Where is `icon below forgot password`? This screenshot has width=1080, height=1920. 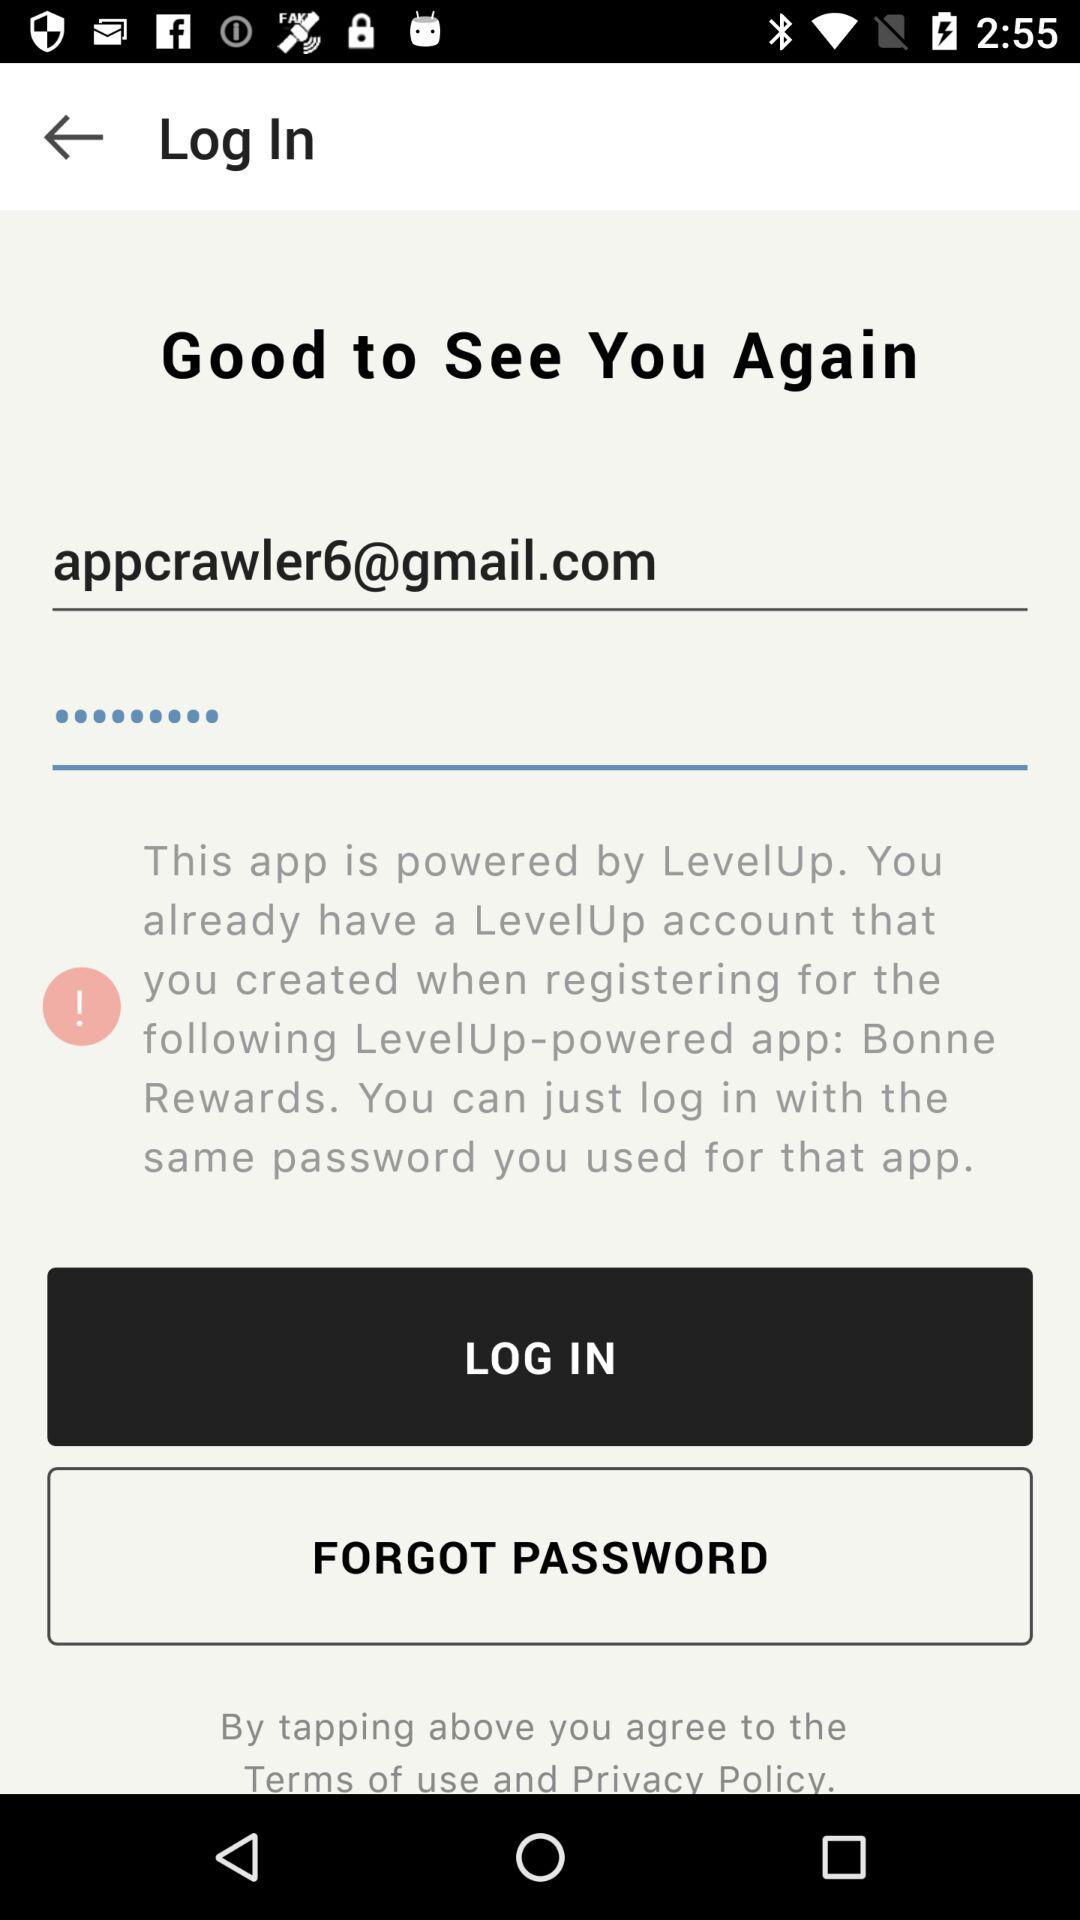
icon below forgot password is located at coordinates (538, 1746).